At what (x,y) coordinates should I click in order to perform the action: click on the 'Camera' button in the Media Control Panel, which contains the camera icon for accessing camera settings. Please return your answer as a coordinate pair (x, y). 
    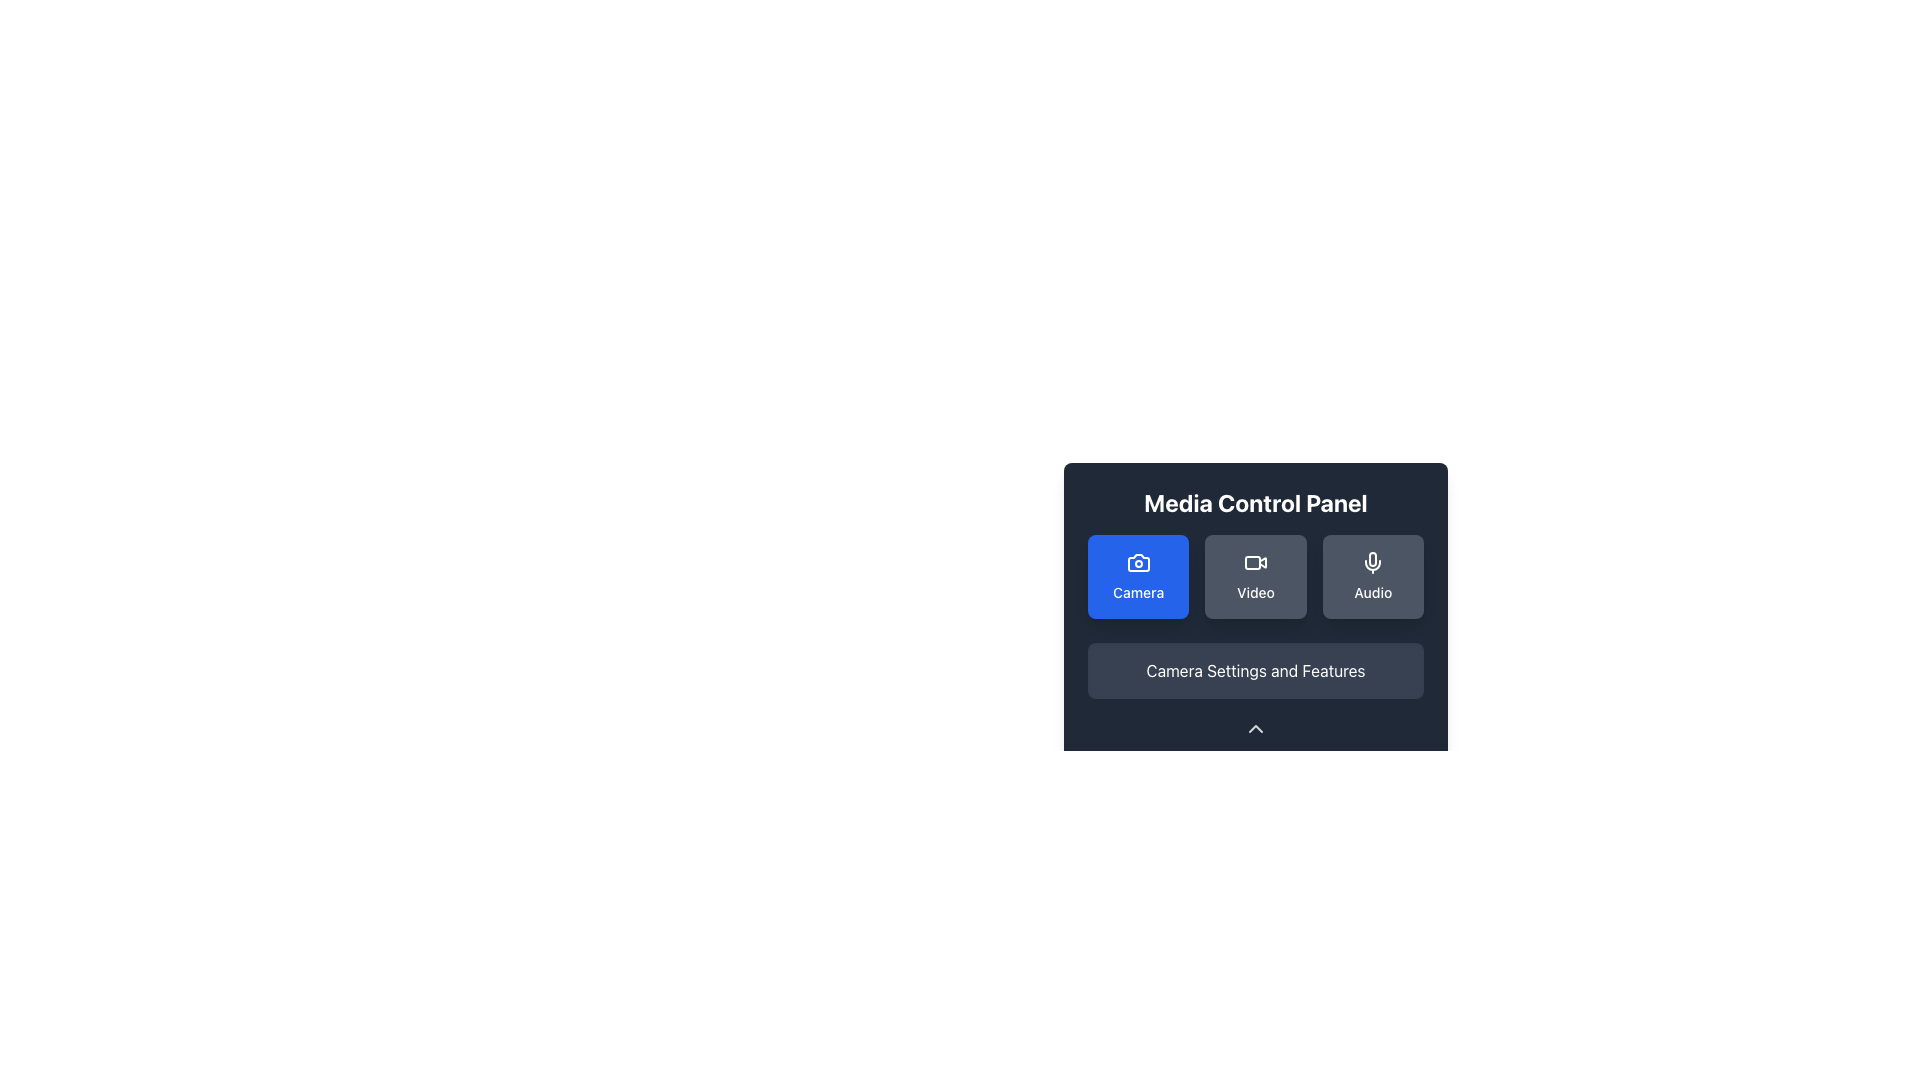
    Looking at the image, I should click on (1138, 563).